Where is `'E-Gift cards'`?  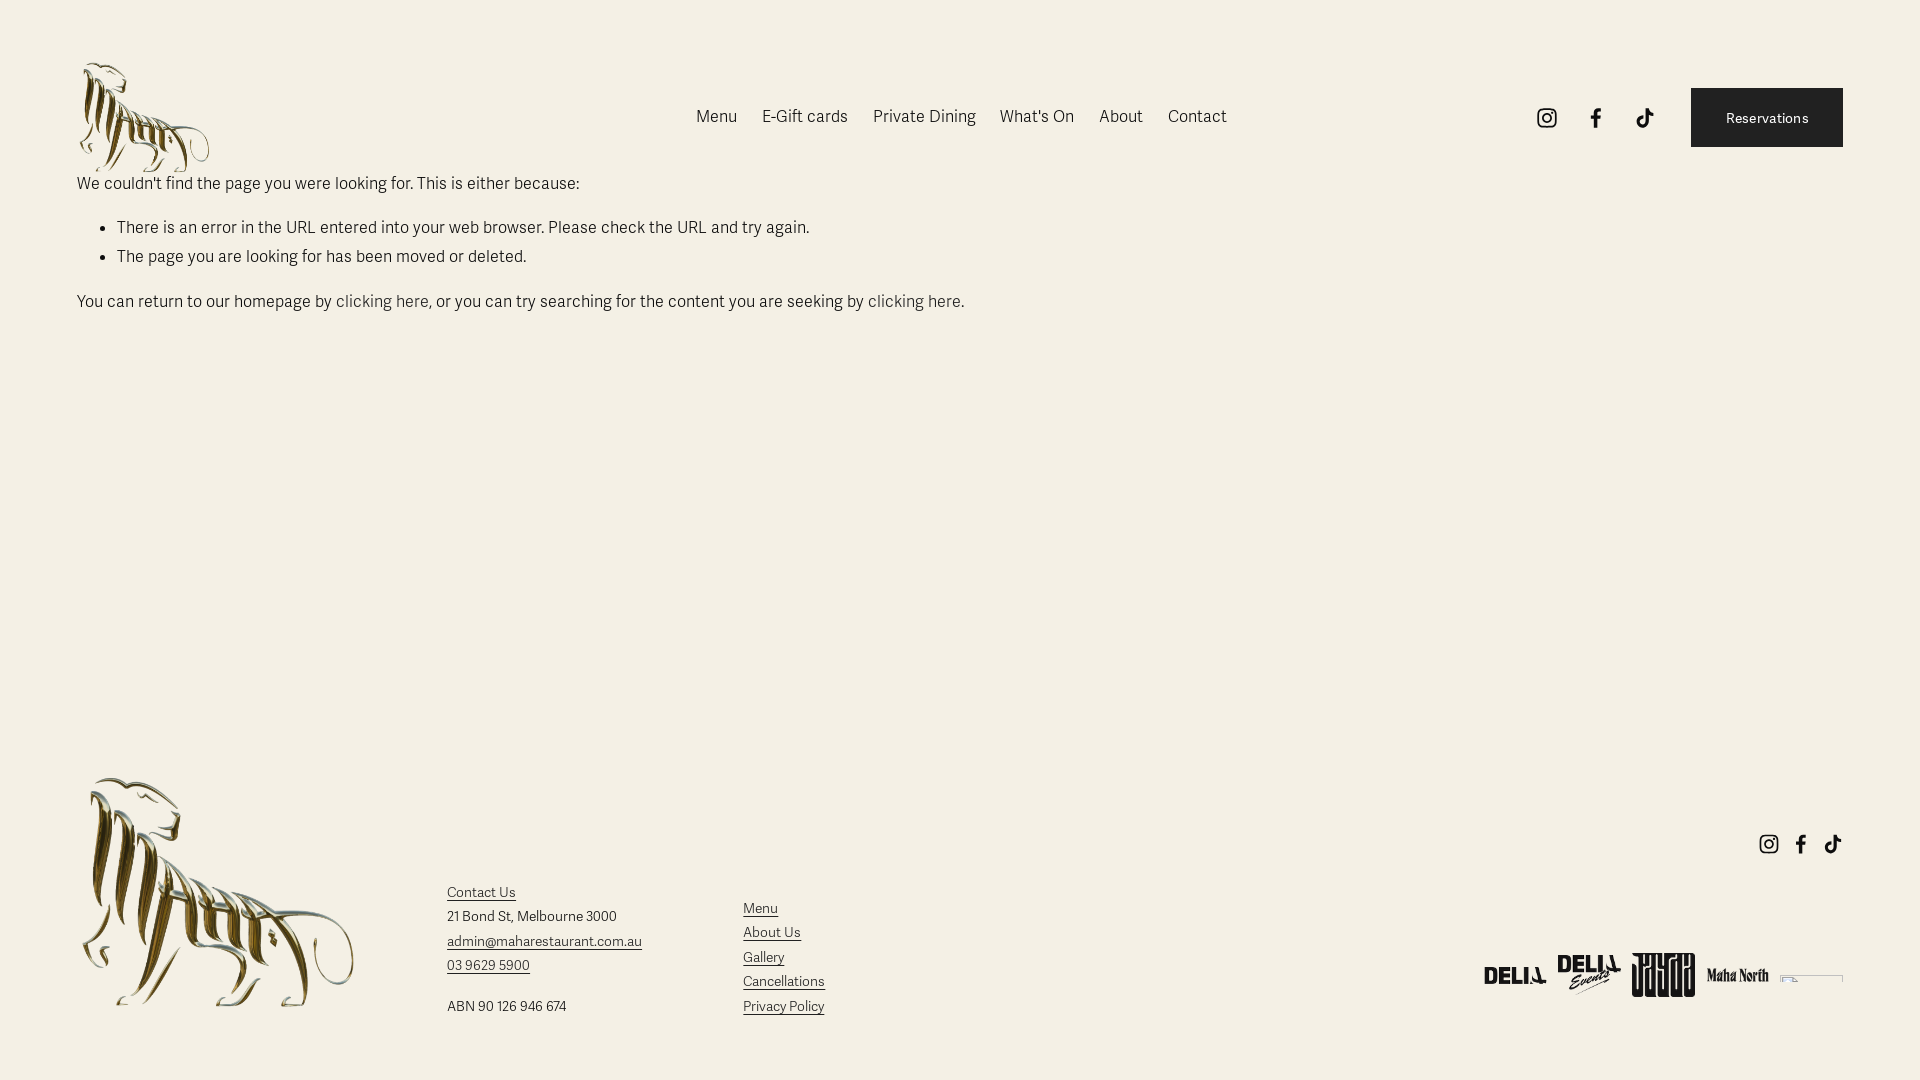 'E-Gift cards' is located at coordinates (805, 118).